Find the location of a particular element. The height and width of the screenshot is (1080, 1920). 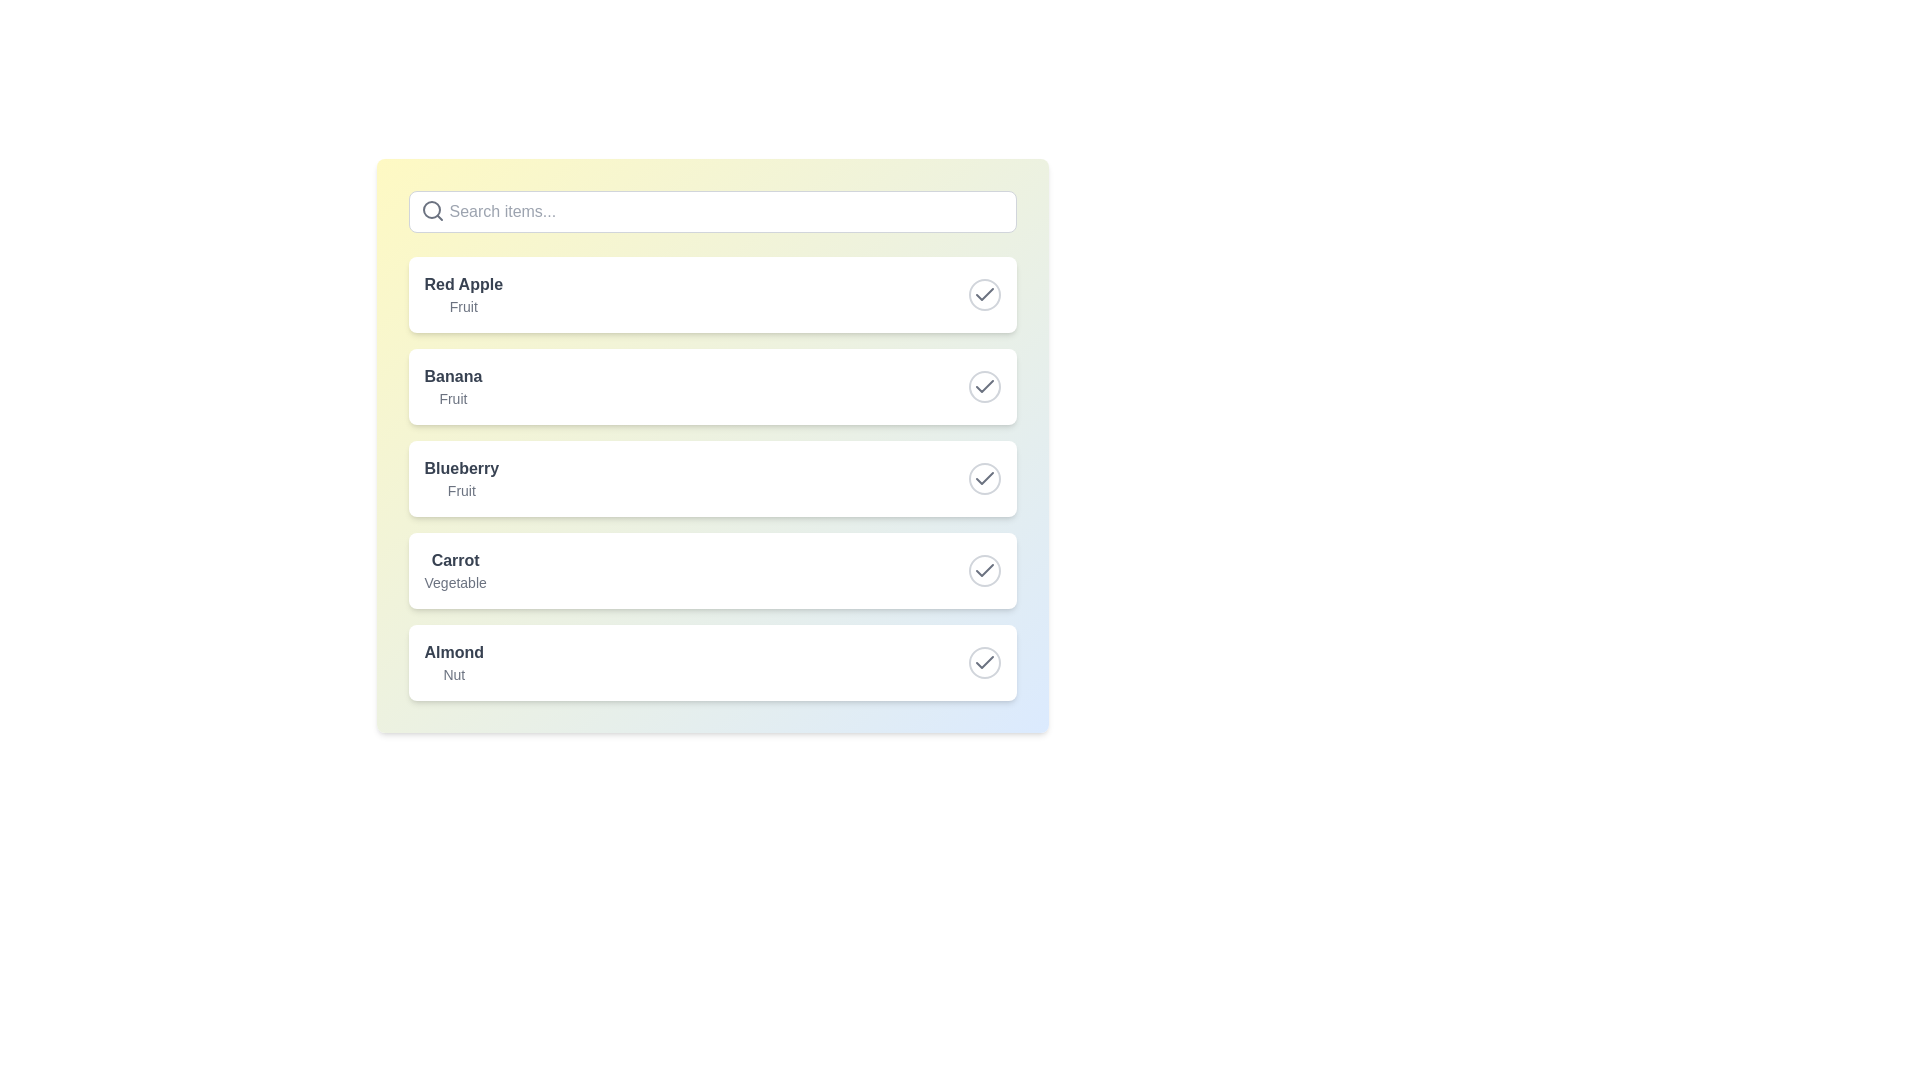

the text label located below the header text 'Almond' in the list interface is located at coordinates (453, 675).